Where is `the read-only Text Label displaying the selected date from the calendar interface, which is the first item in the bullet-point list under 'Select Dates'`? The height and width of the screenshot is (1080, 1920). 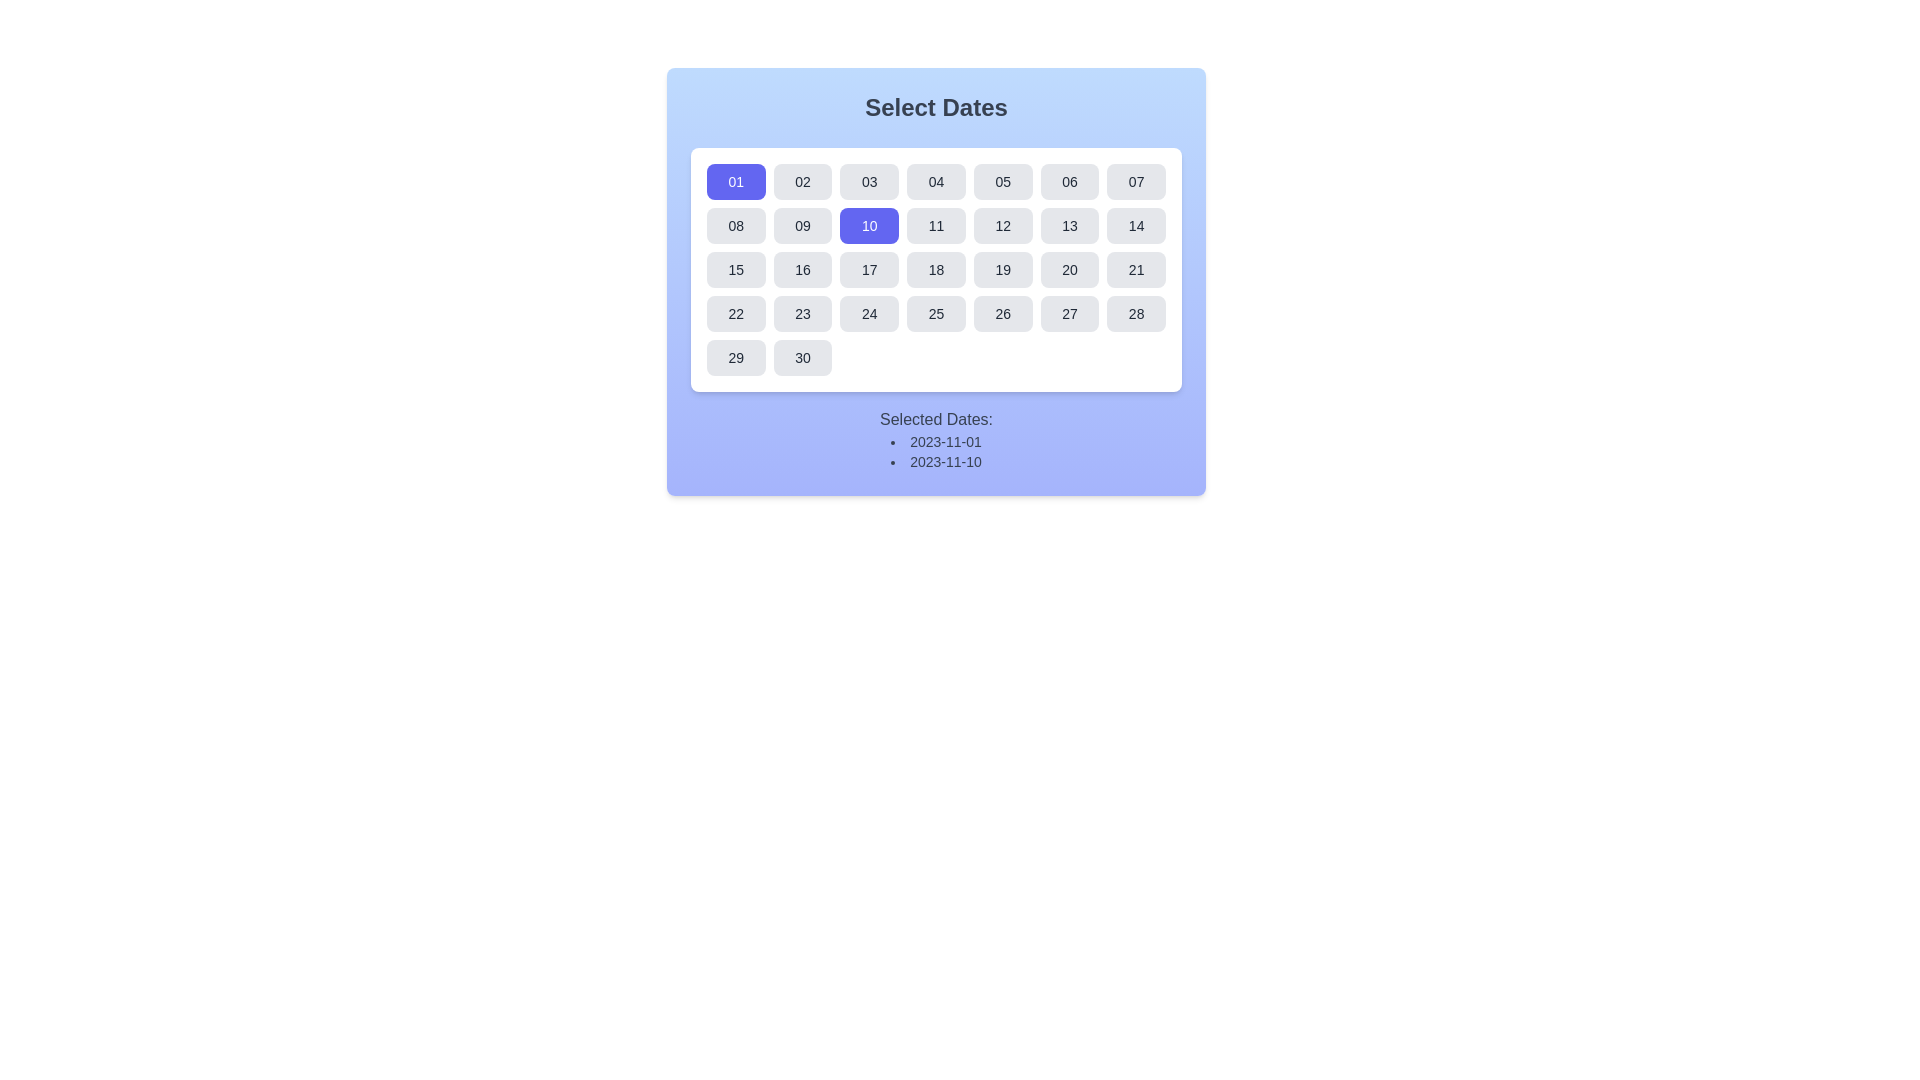 the read-only Text Label displaying the selected date from the calendar interface, which is the first item in the bullet-point list under 'Select Dates' is located at coordinates (935, 441).